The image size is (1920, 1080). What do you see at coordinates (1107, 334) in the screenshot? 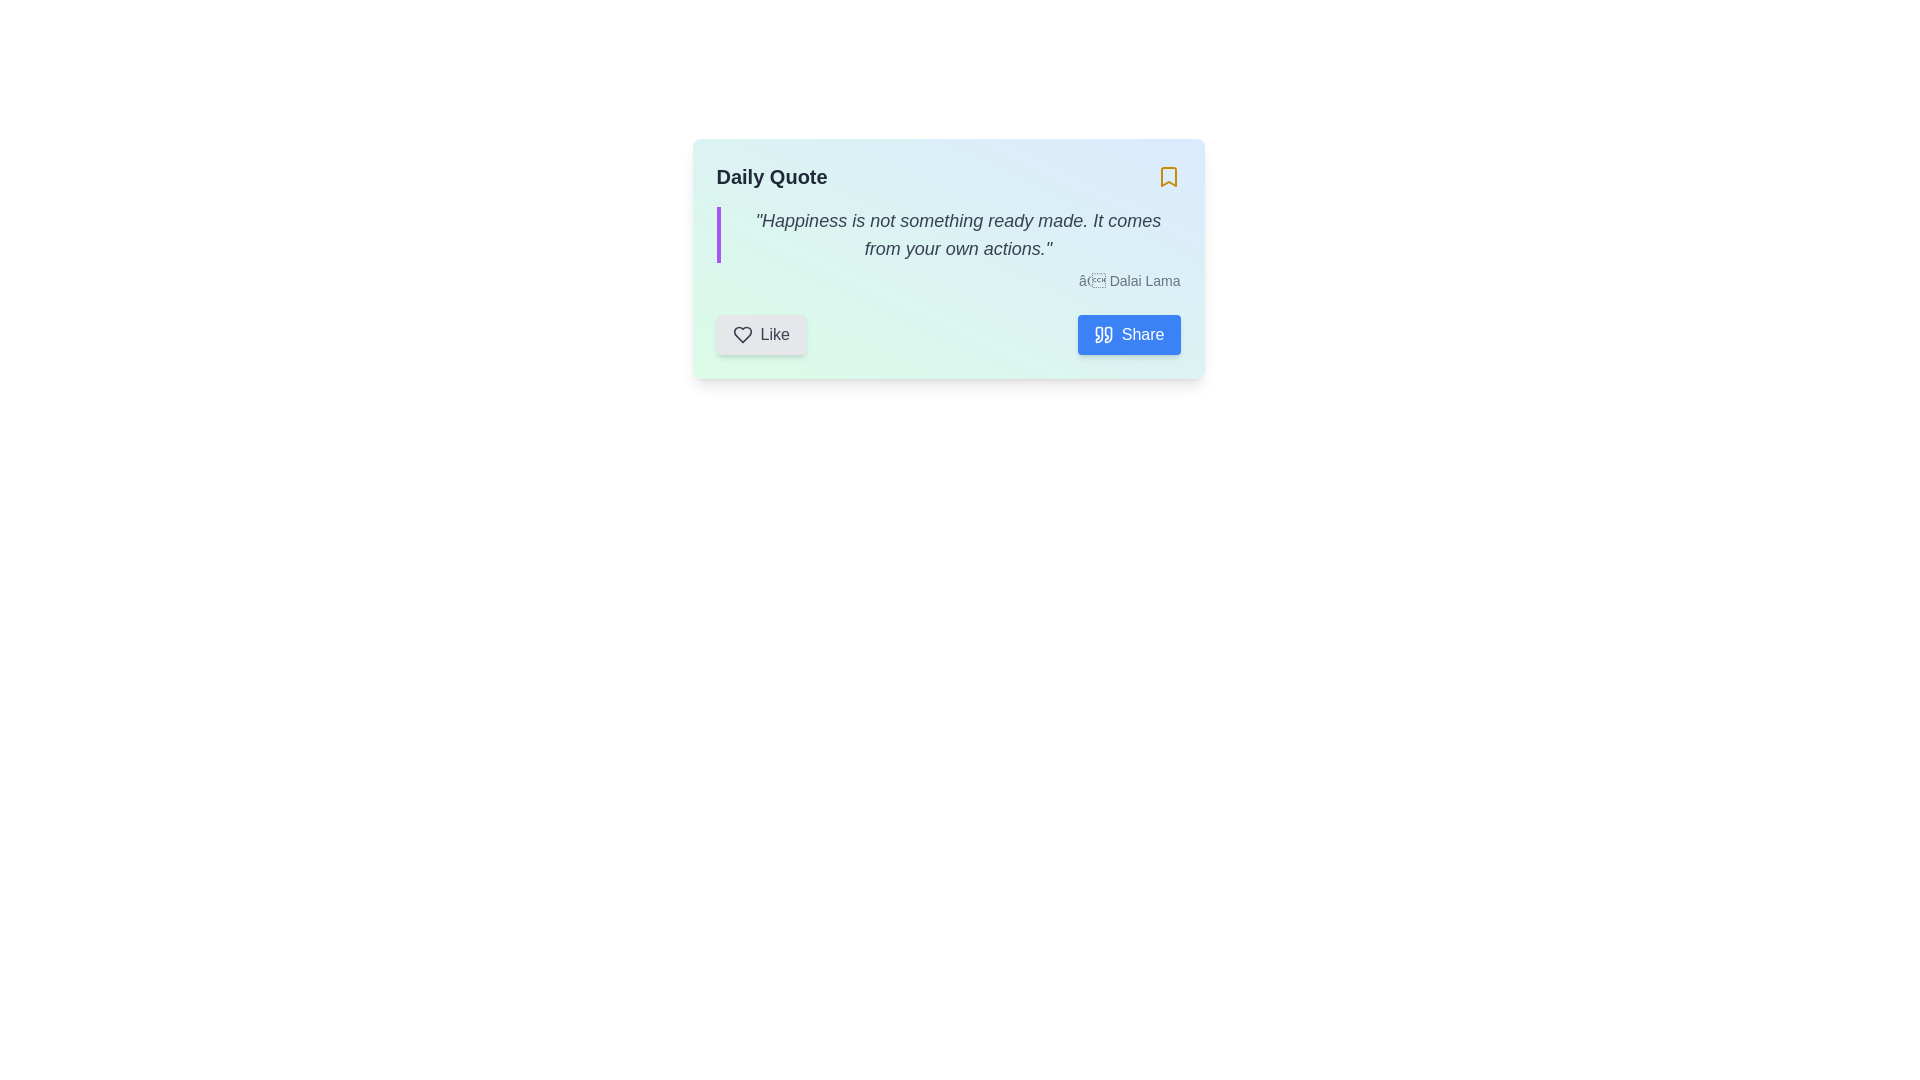
I see `the right-side quotation mark of the decorative SVG graphic, which is part of a symmetrical pair located in the top-right corner of the quote card` at bounding box center [1107, 334].